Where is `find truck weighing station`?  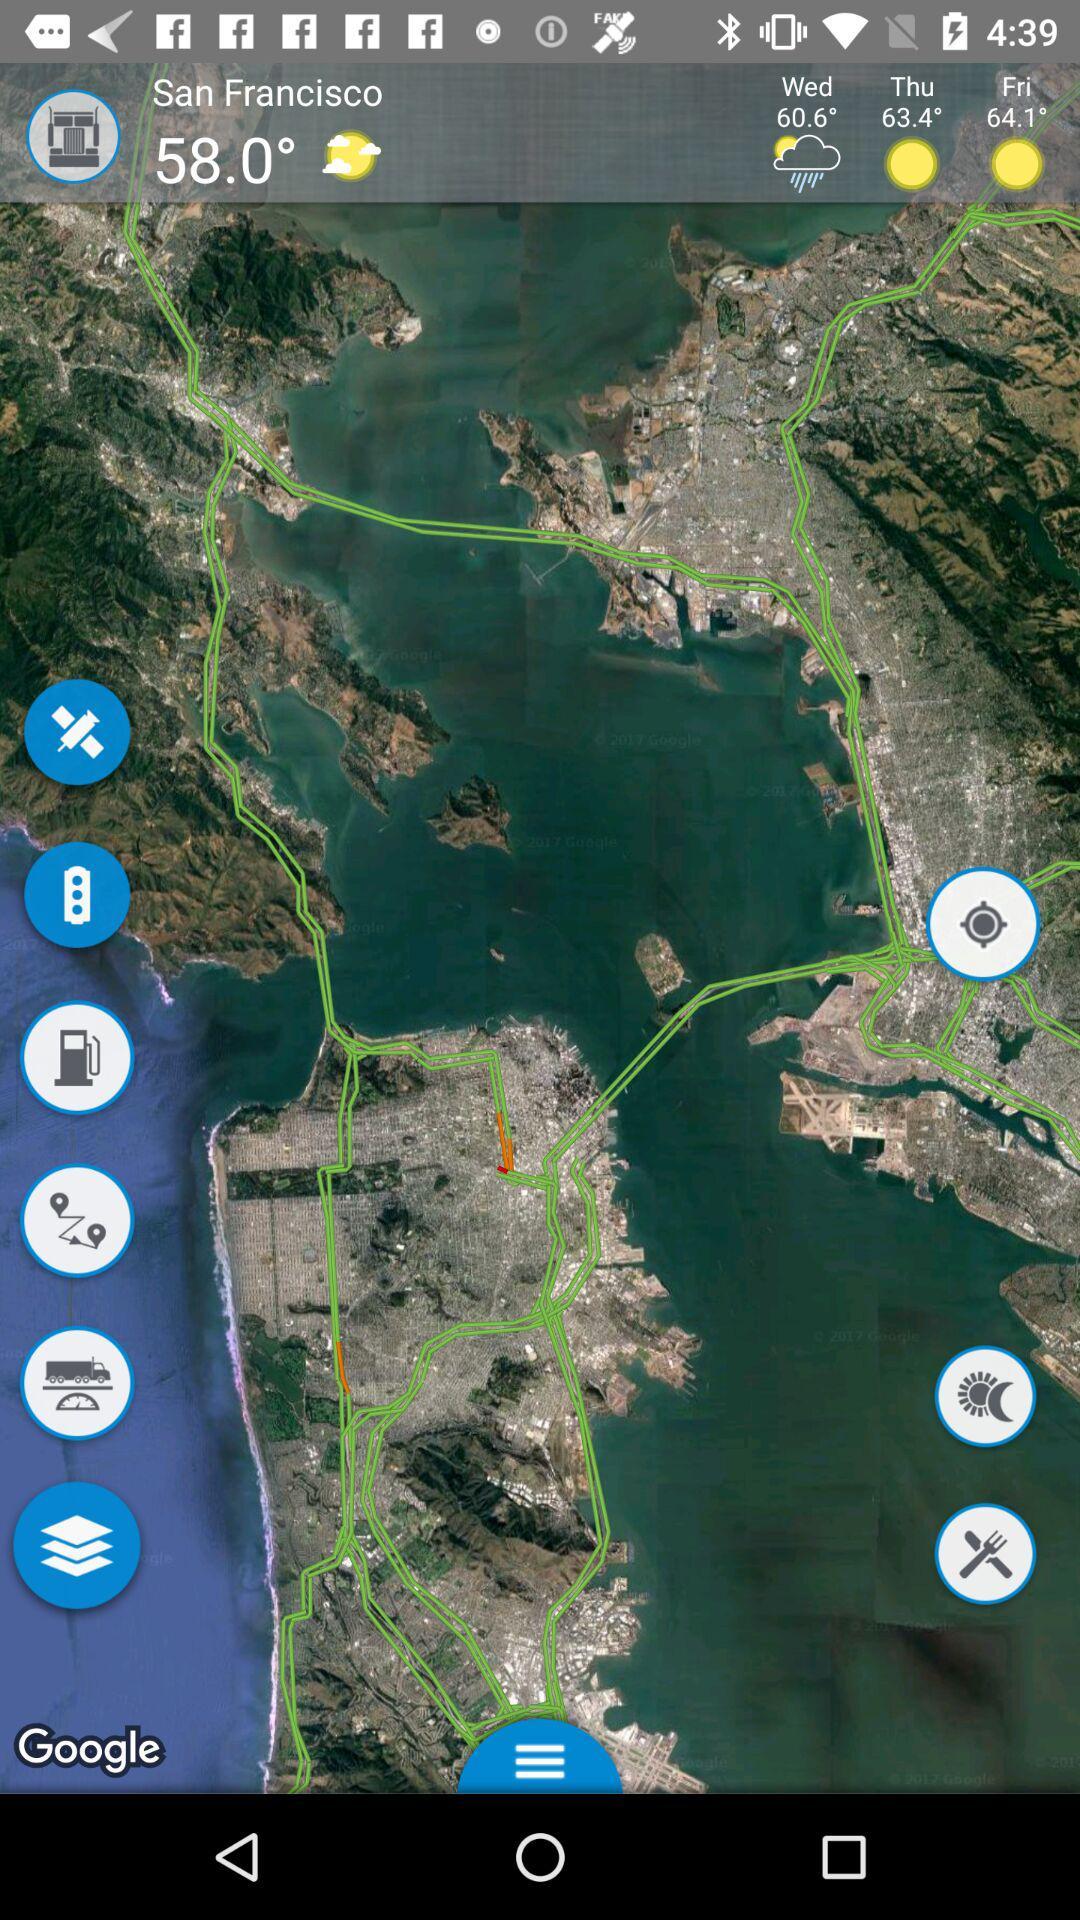 find truck weighing station is located at coordinates (75, 1386).